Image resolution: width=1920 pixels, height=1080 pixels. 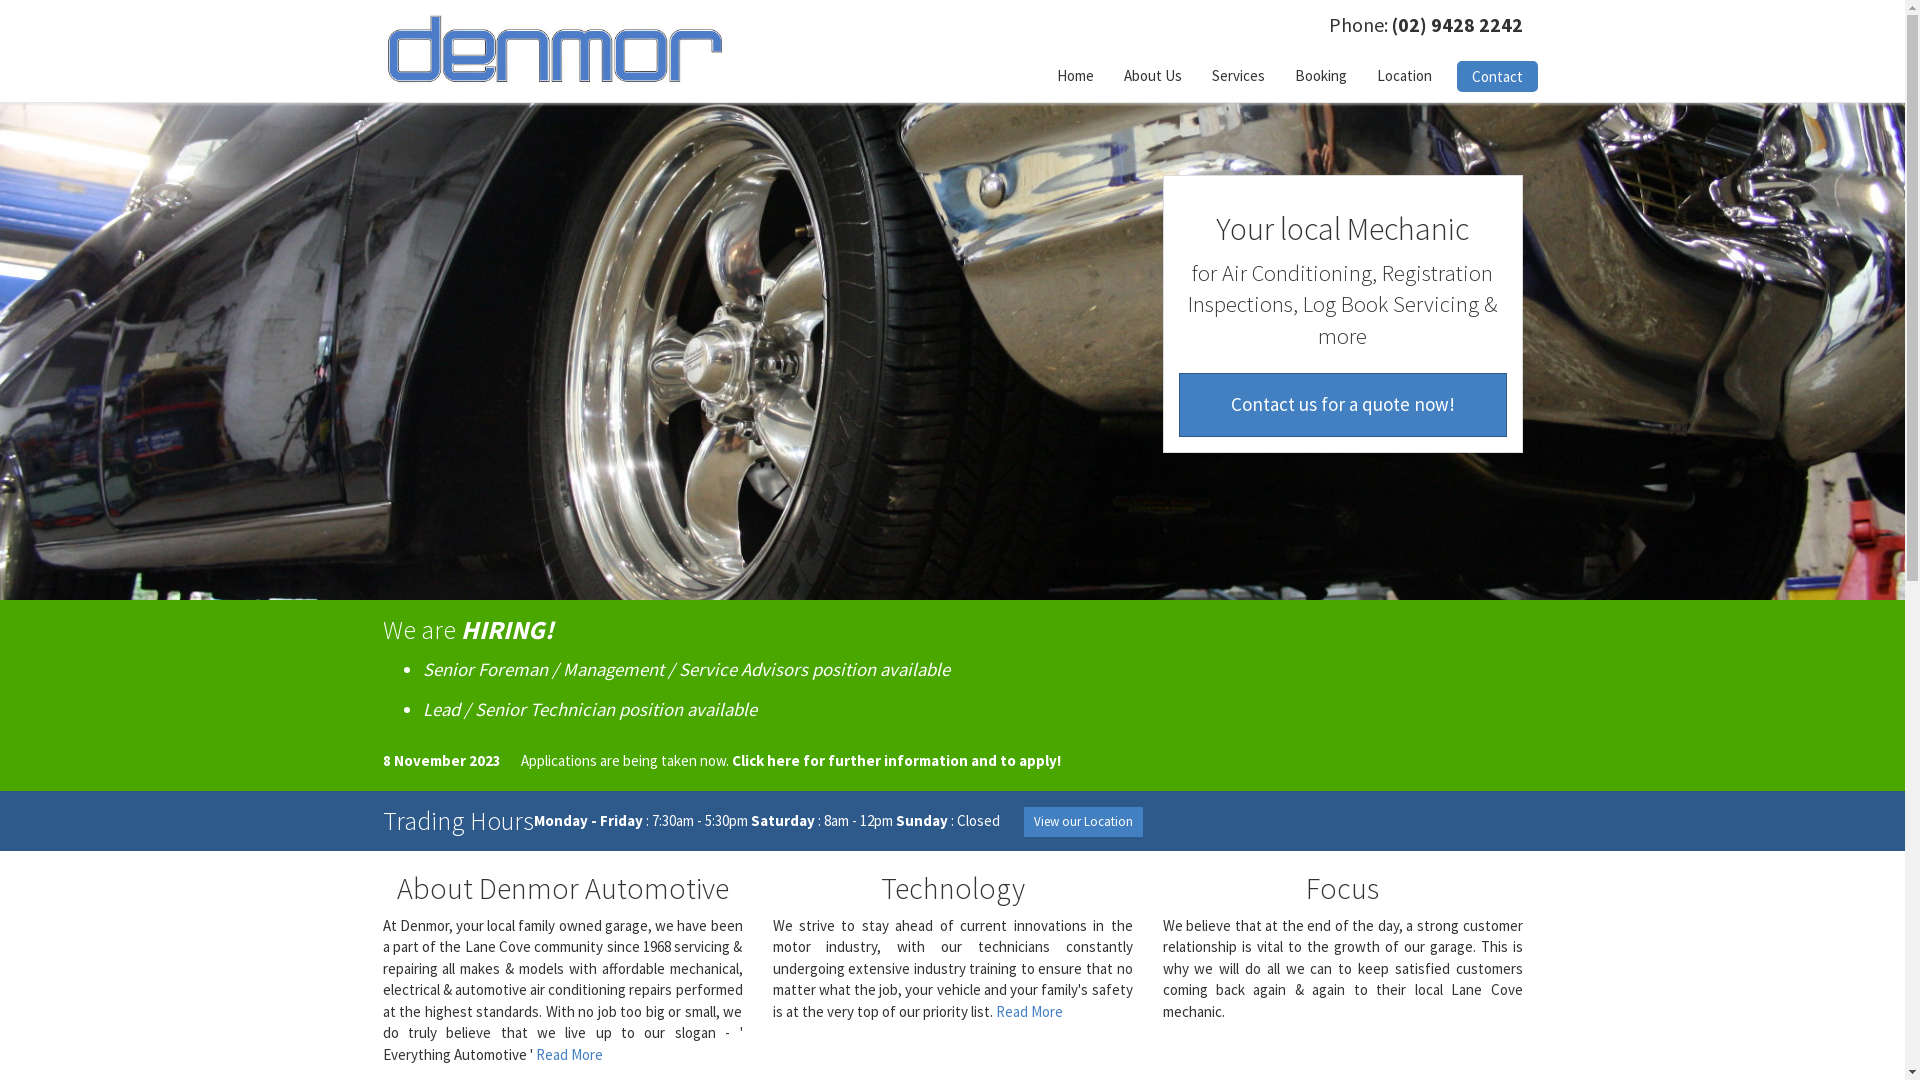 I want to click on 'Booking', so click(x=1320, y=75).